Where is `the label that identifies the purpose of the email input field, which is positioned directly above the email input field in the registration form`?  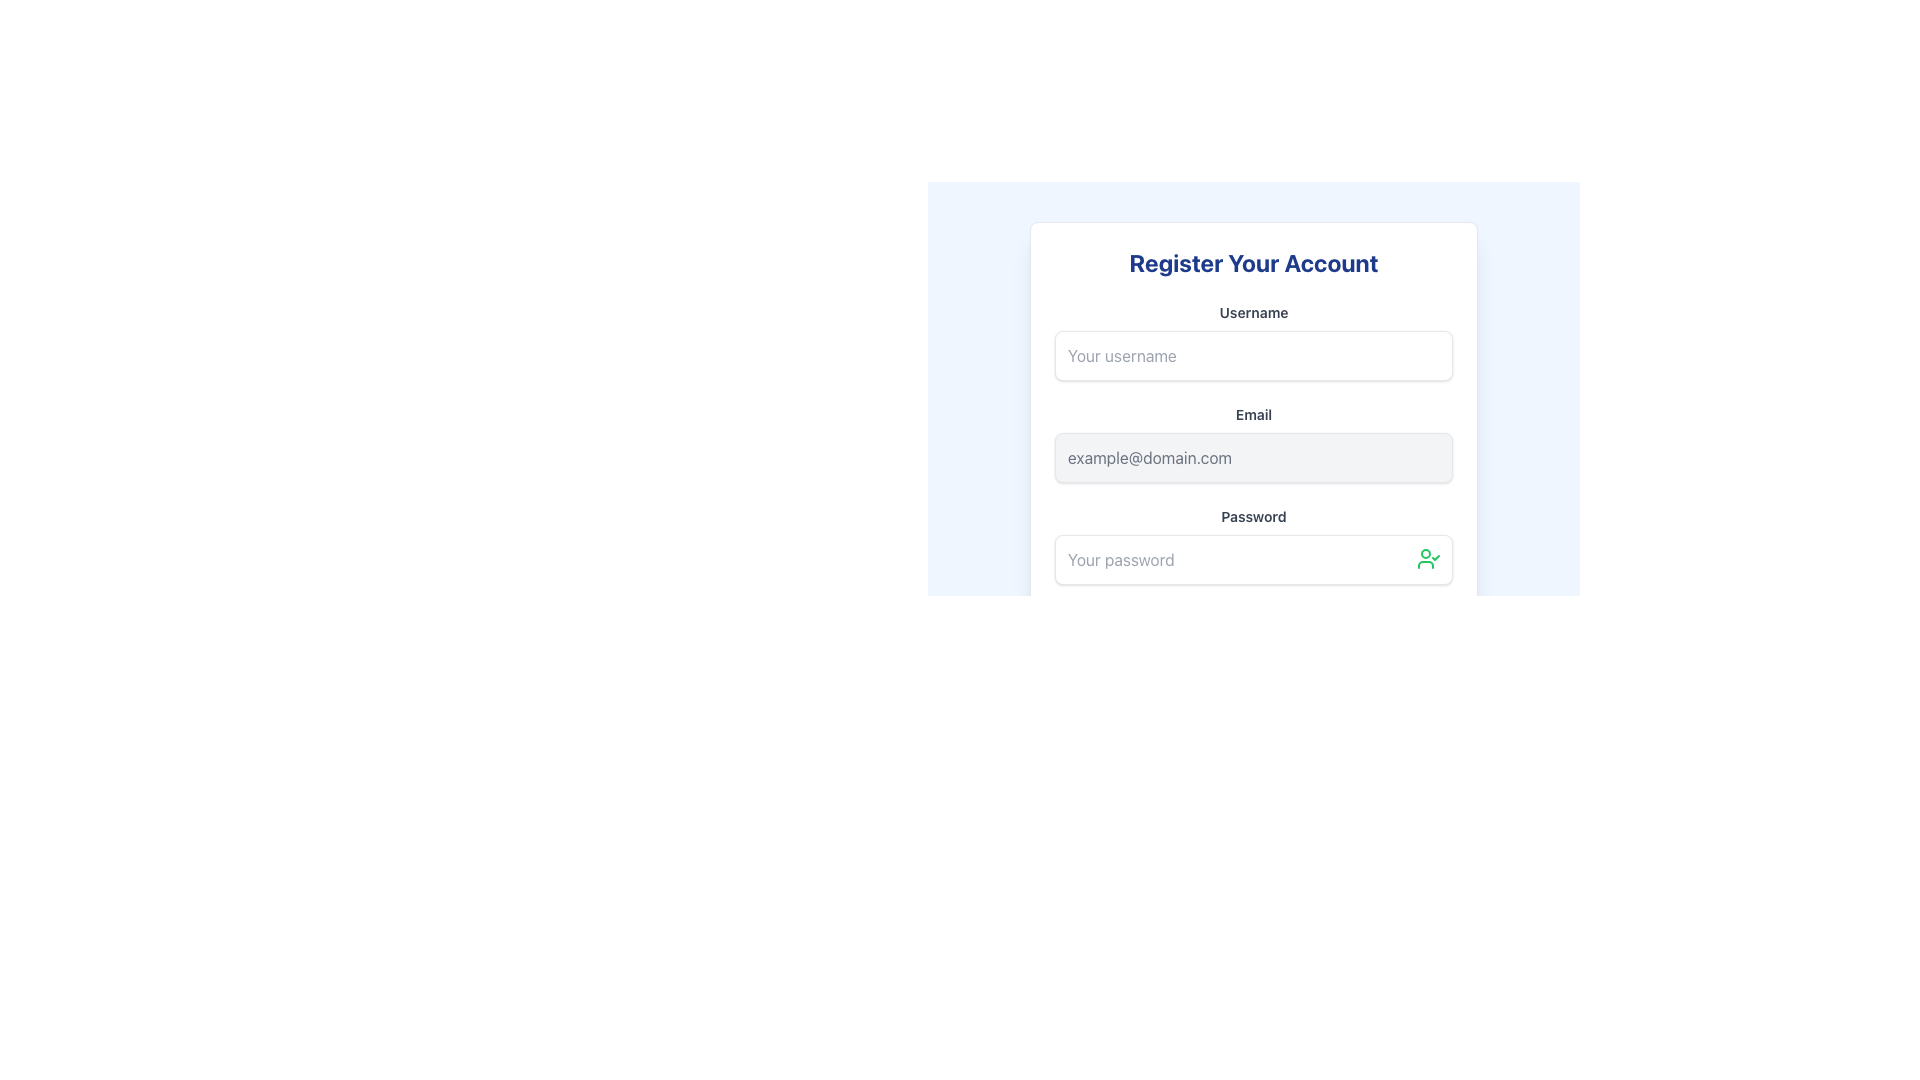
the label that identifies the purpose of the email input field, which is positioned directly above the email input field in the registration form is located at coordinates (1252, 414).